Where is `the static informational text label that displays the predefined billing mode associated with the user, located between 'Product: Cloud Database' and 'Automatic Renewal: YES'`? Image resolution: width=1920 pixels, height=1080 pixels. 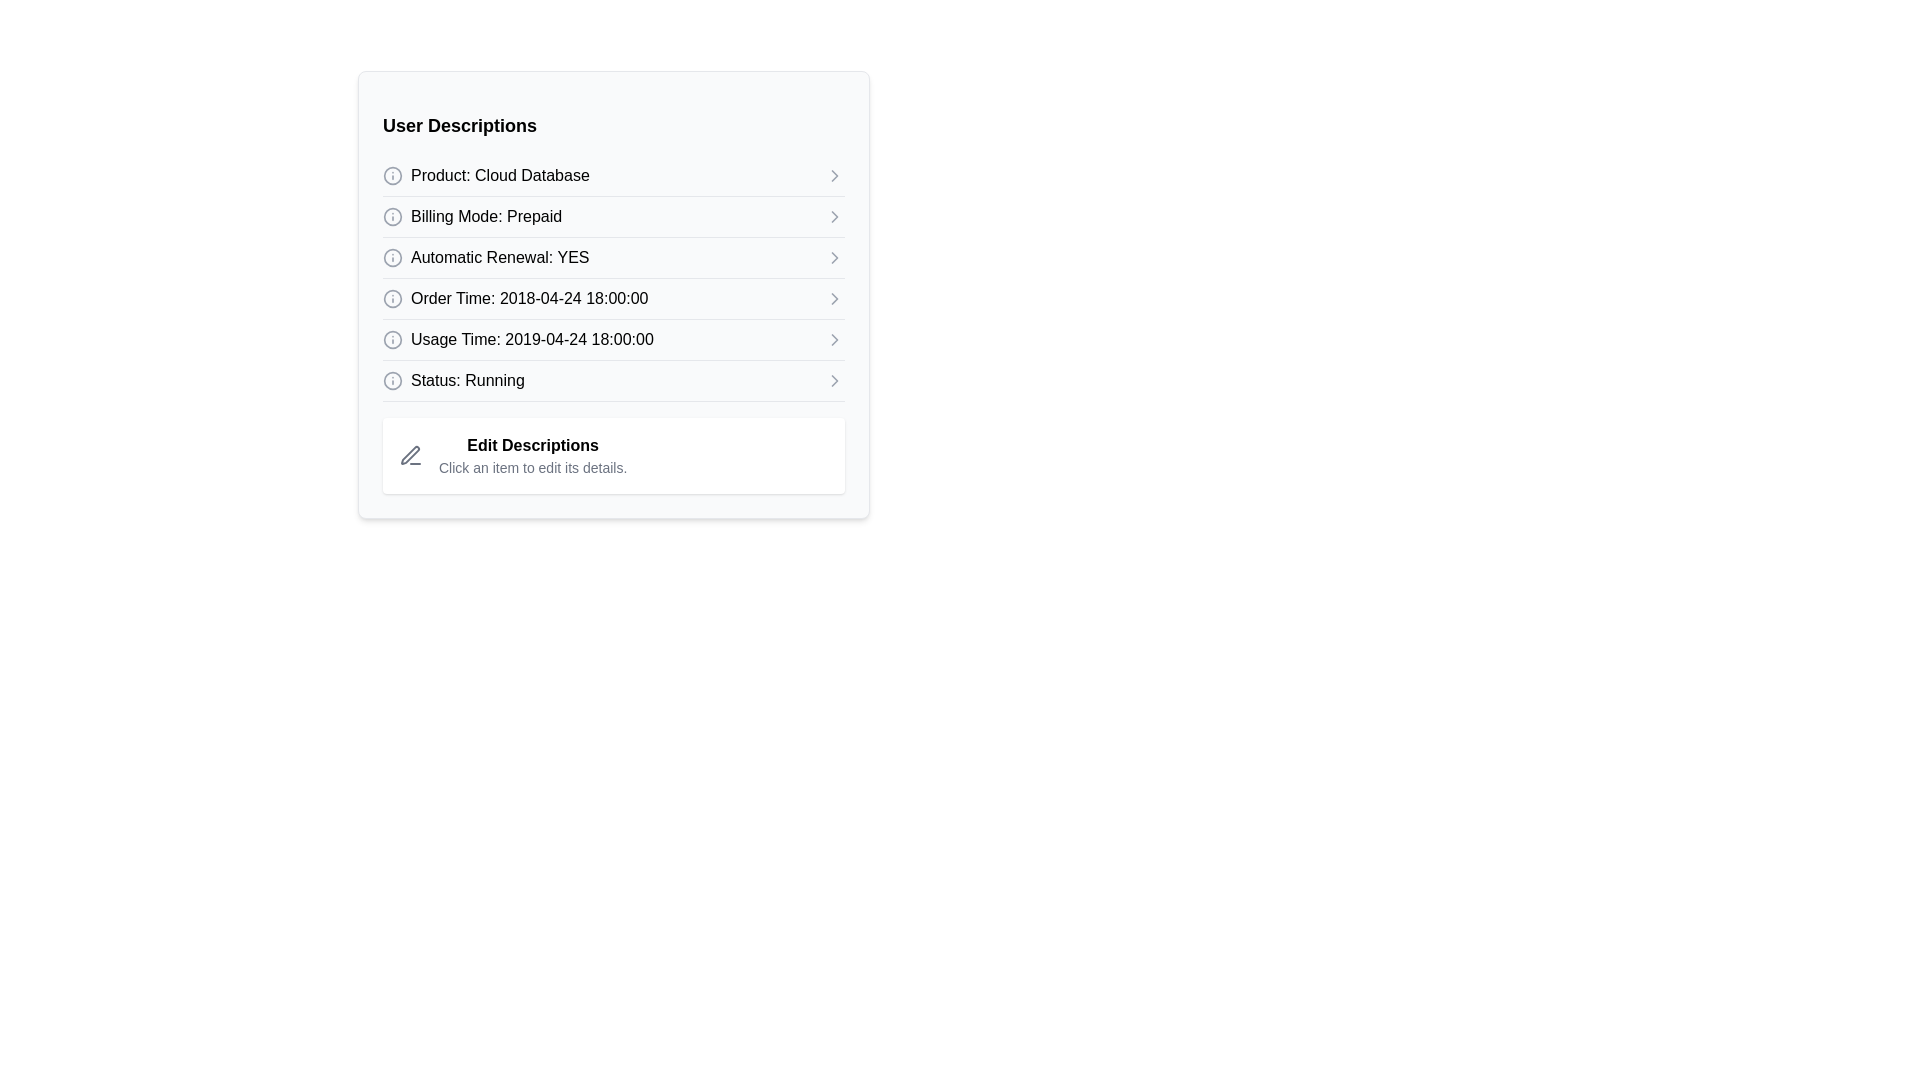
the static informational text label that displays the predefined billing mode associated with the user, located between 'Product: Cloud Database' and 'Automatic Renewal: YES' is located at coordinates (486, 216).